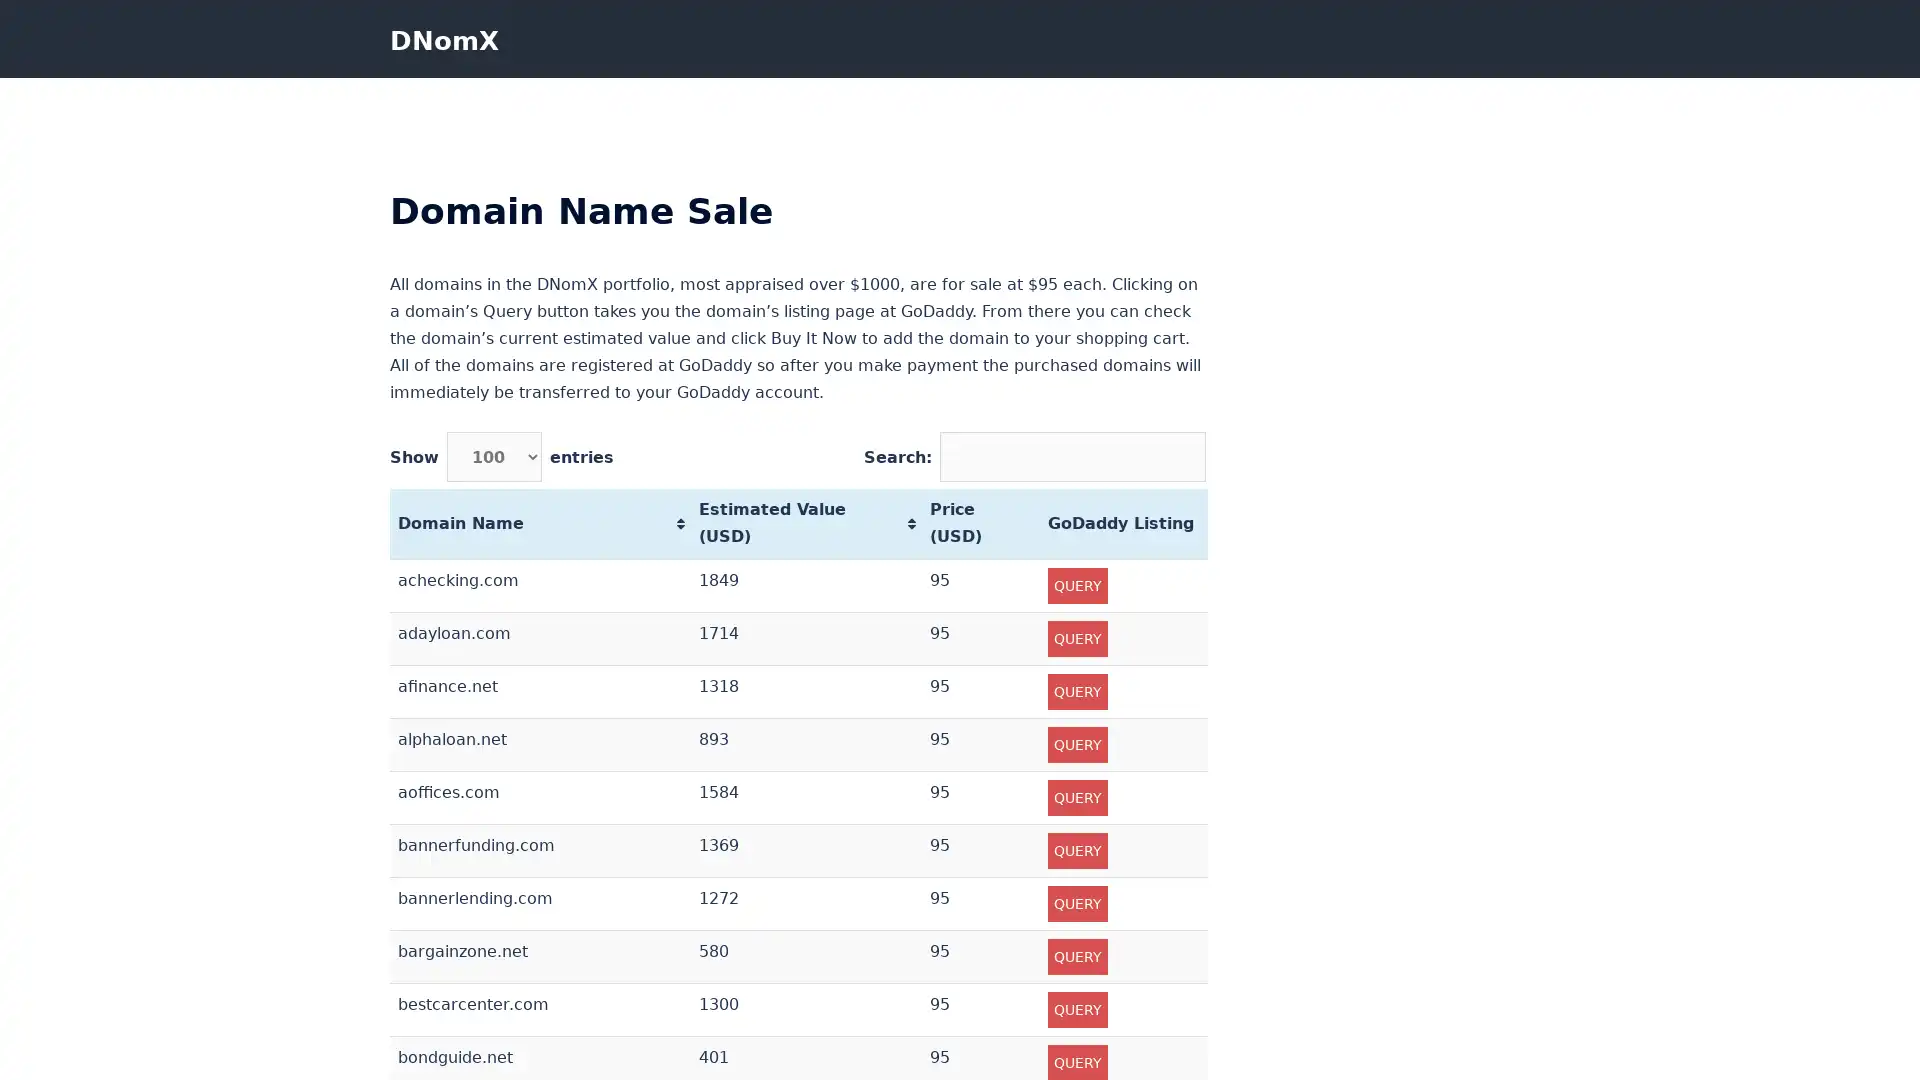  I want to click on QUERY, so click(1075, 585).